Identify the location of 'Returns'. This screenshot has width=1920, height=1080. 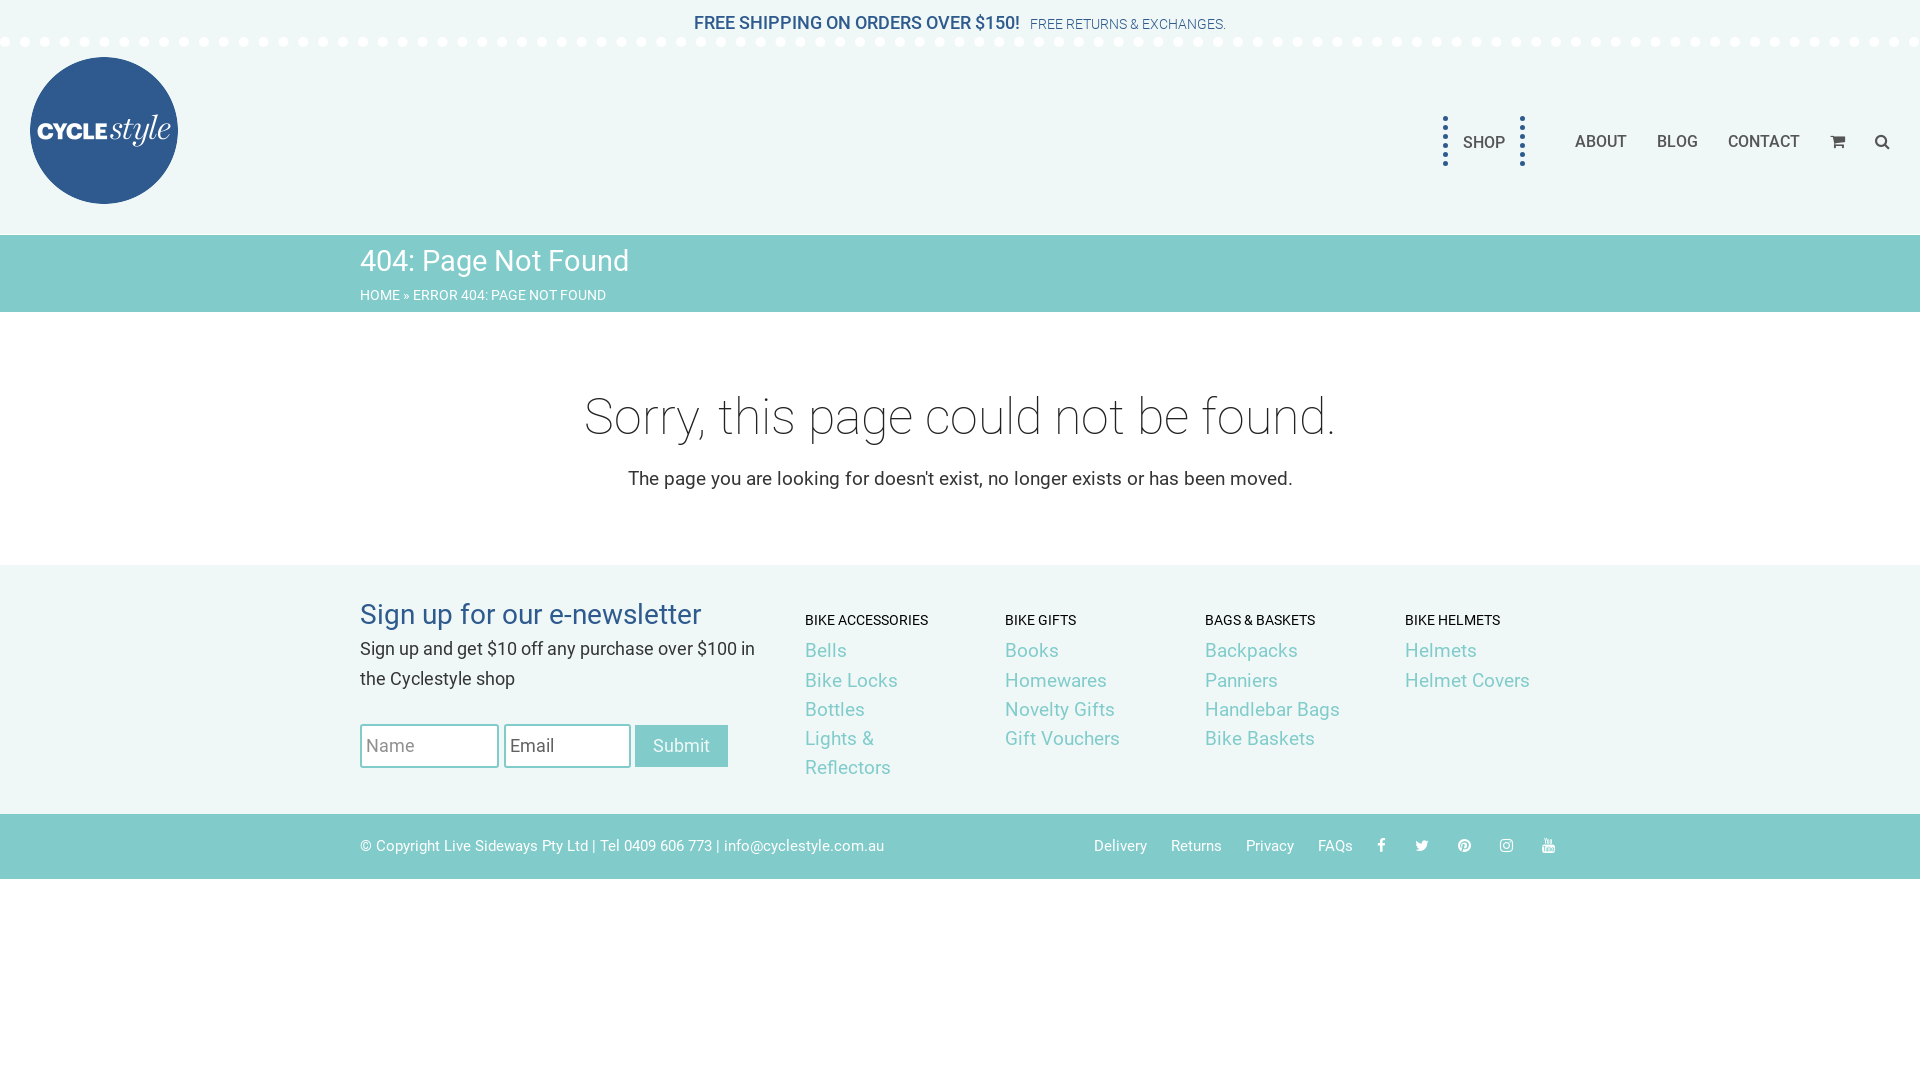
(1196, 845).